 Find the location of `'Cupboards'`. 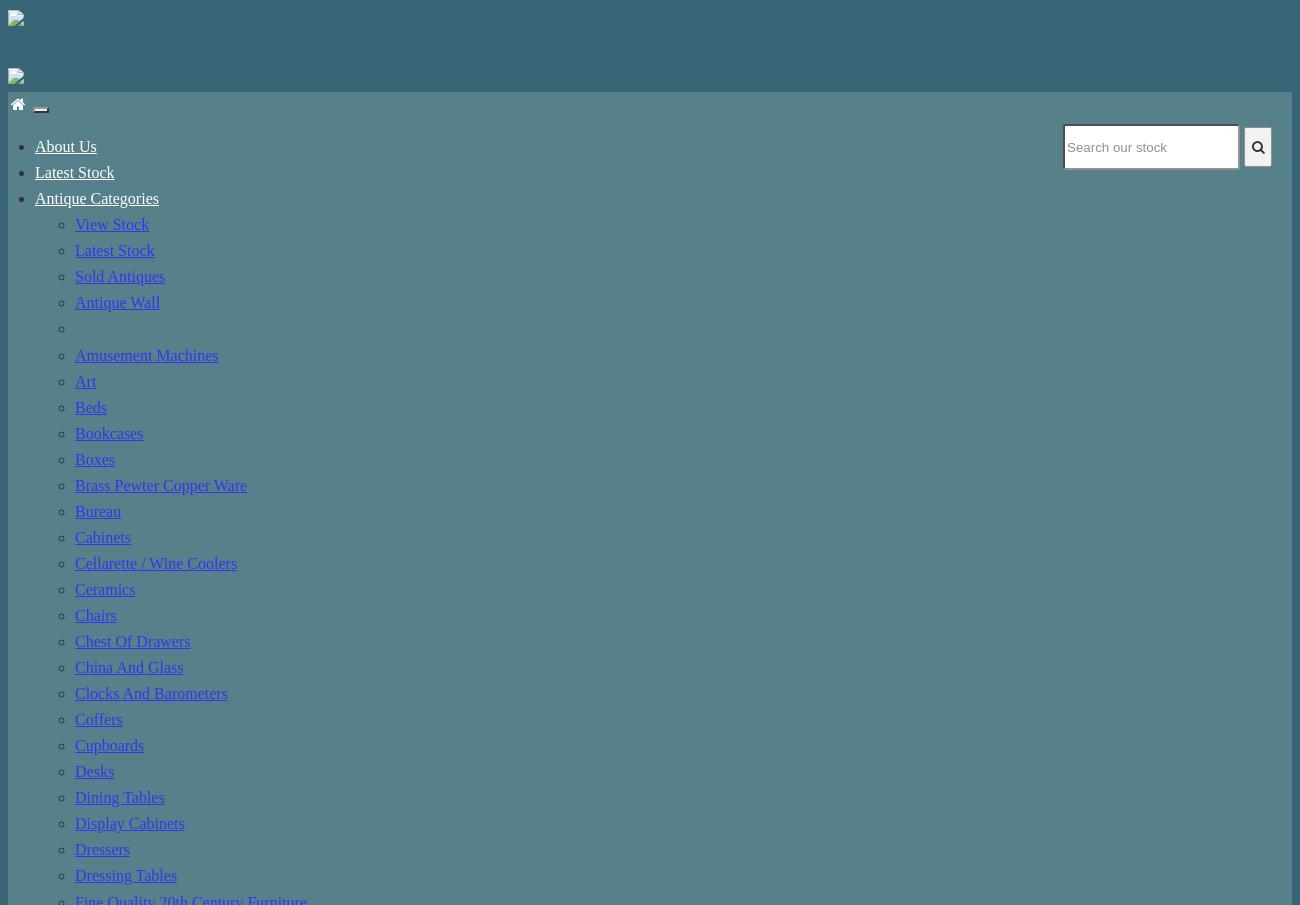

'Cupboards' is located at coordinates (108, 744).